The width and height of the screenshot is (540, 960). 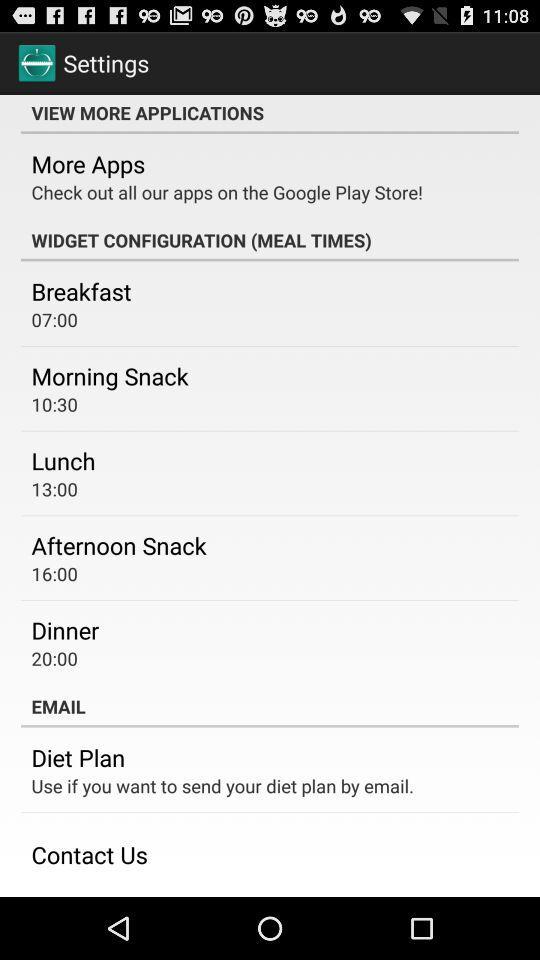 What do you see at coordinates (80, 290) in the screenshot?
I see `the breakfast` at bounding box center [80, 290].